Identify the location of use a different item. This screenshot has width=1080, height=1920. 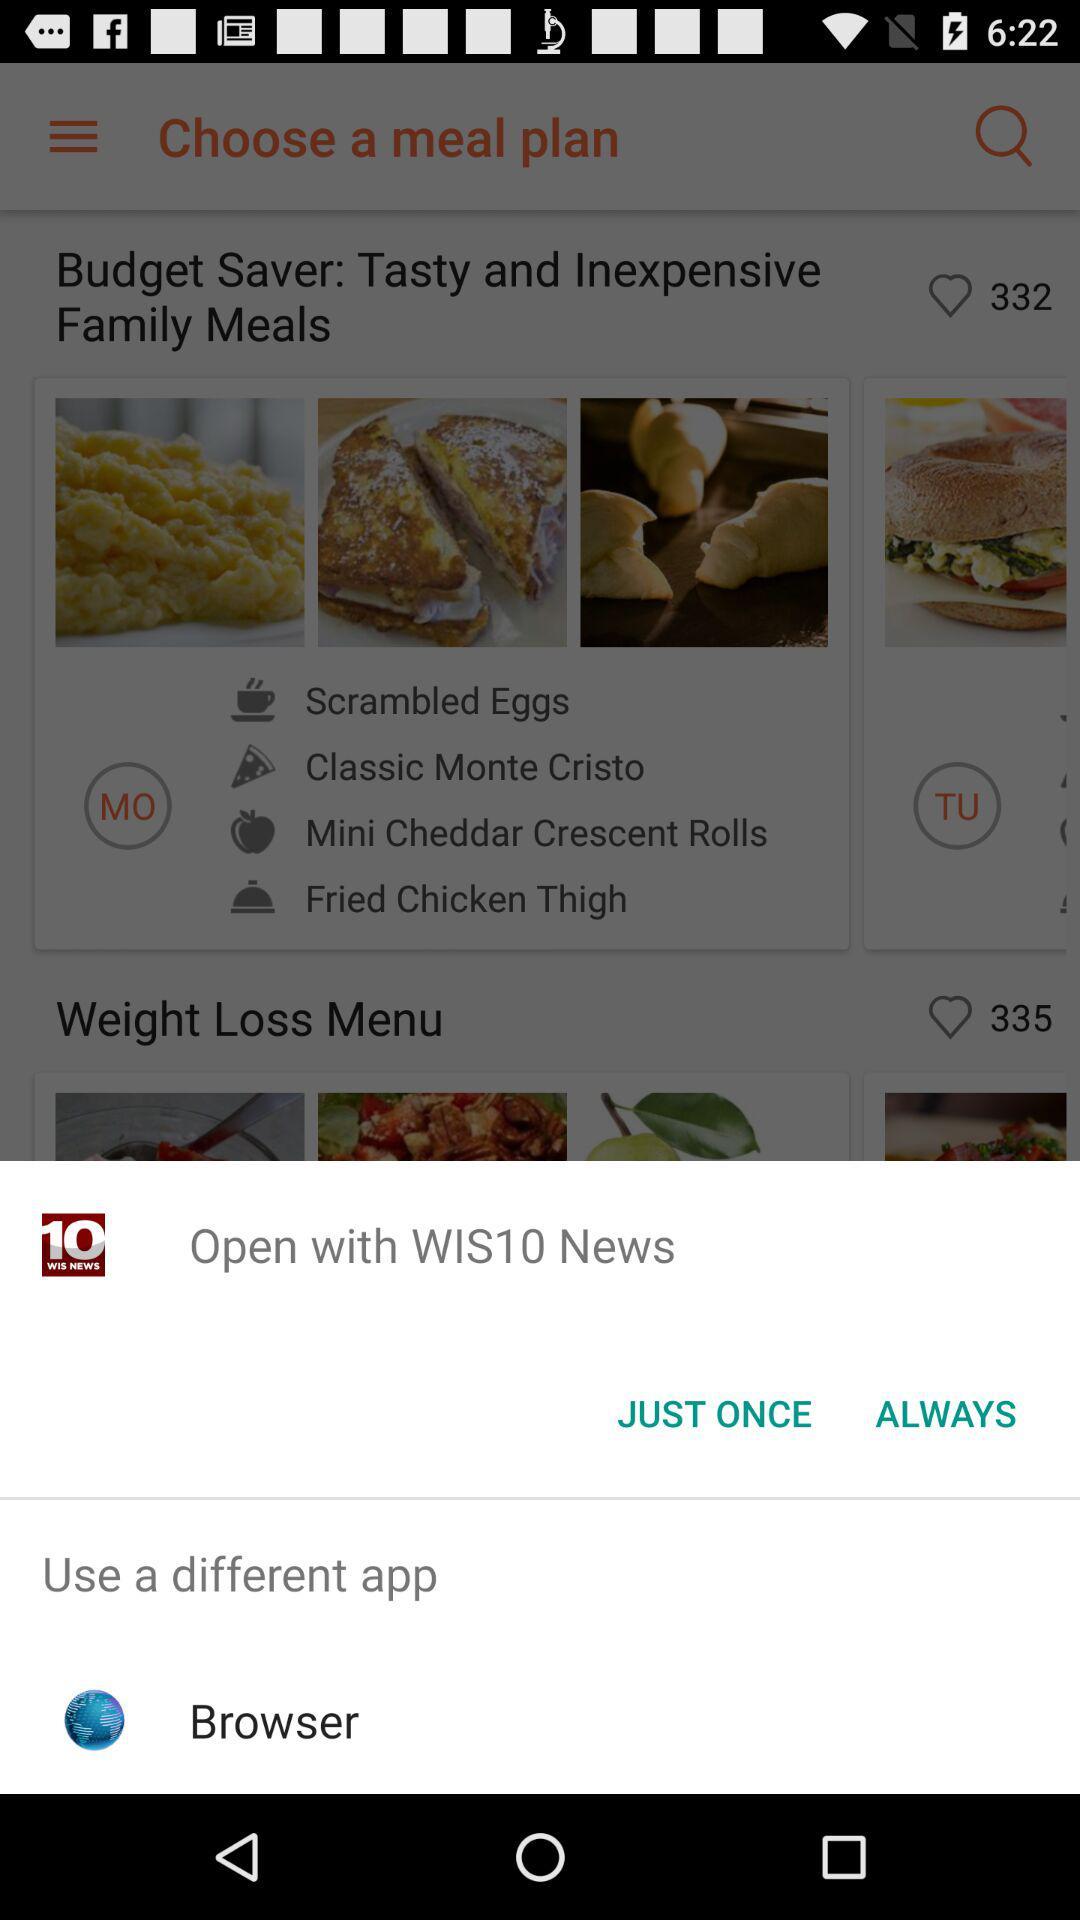
(540, 1572).